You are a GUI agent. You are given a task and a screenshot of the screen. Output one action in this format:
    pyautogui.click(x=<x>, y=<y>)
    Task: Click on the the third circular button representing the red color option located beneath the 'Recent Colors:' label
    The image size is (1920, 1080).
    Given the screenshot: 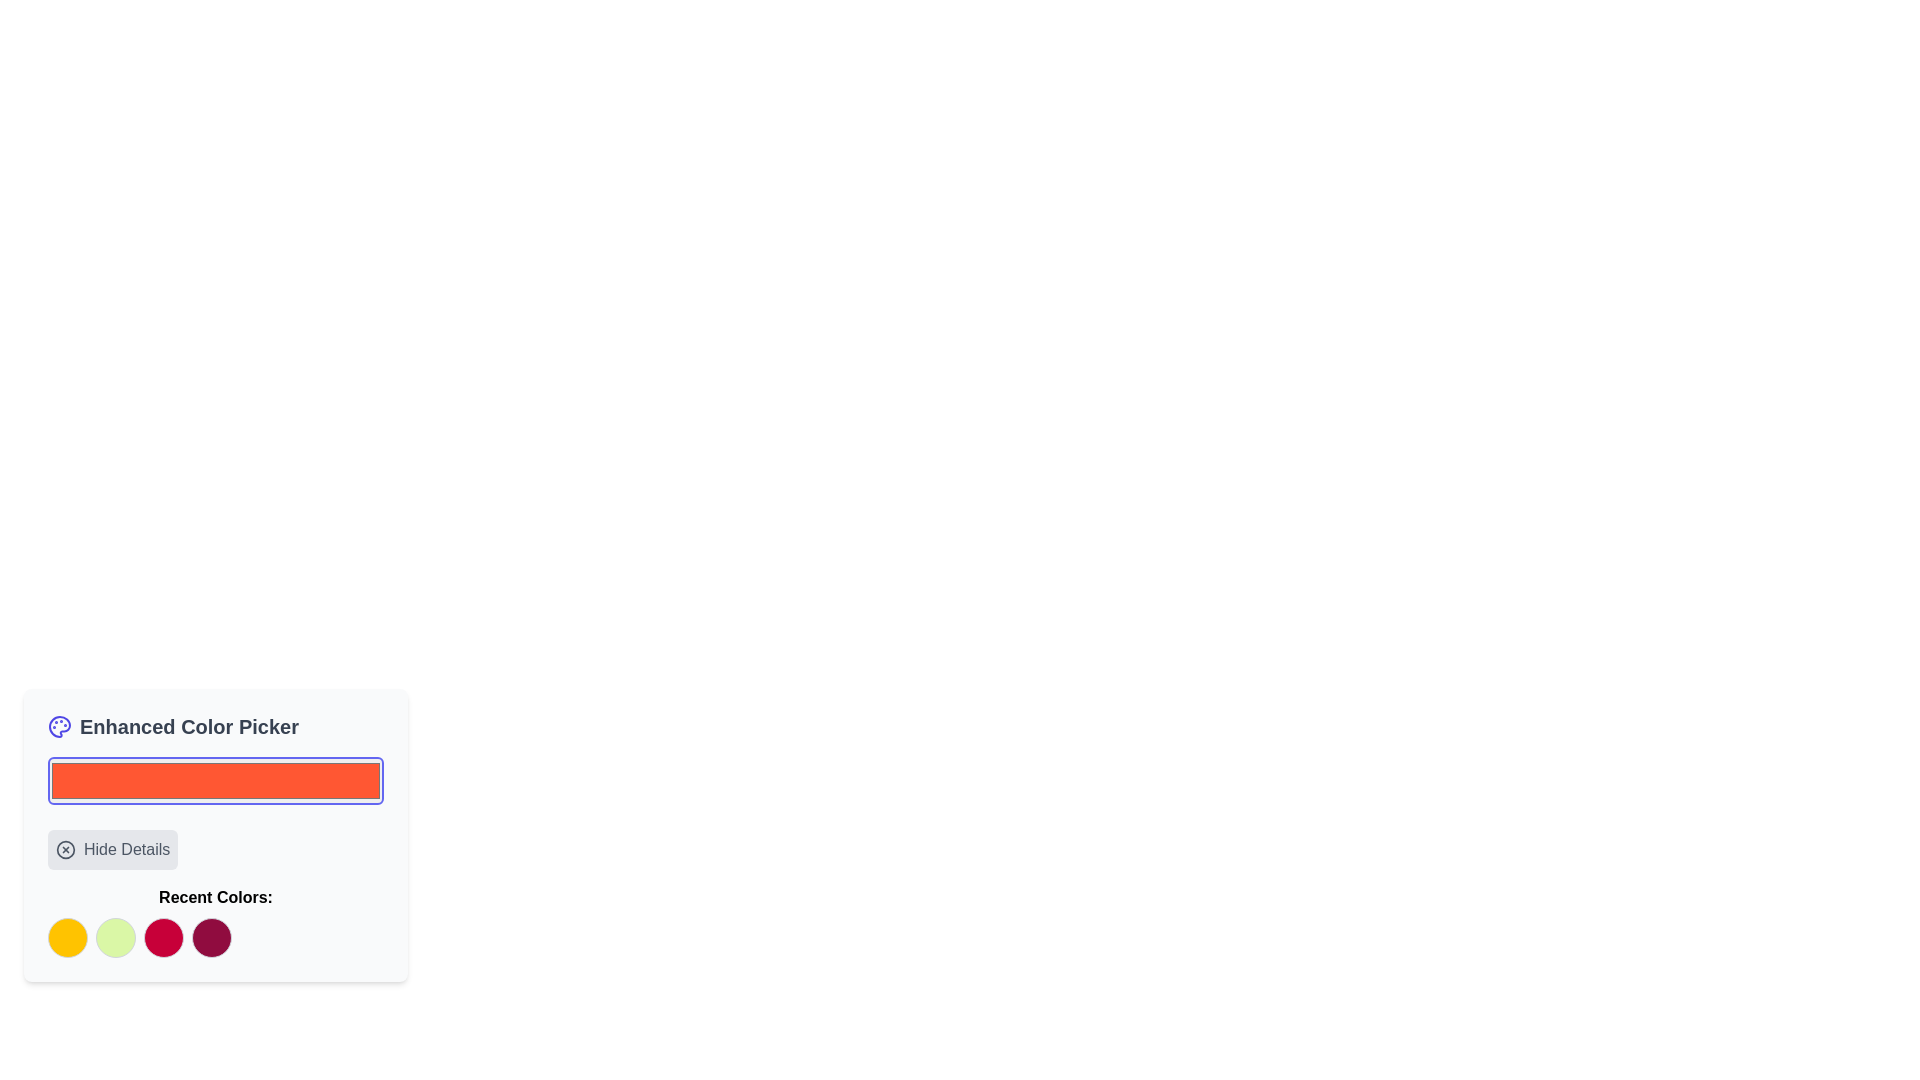 What is the action you would take?
    pyautogui.click(x=163, y=937)
    